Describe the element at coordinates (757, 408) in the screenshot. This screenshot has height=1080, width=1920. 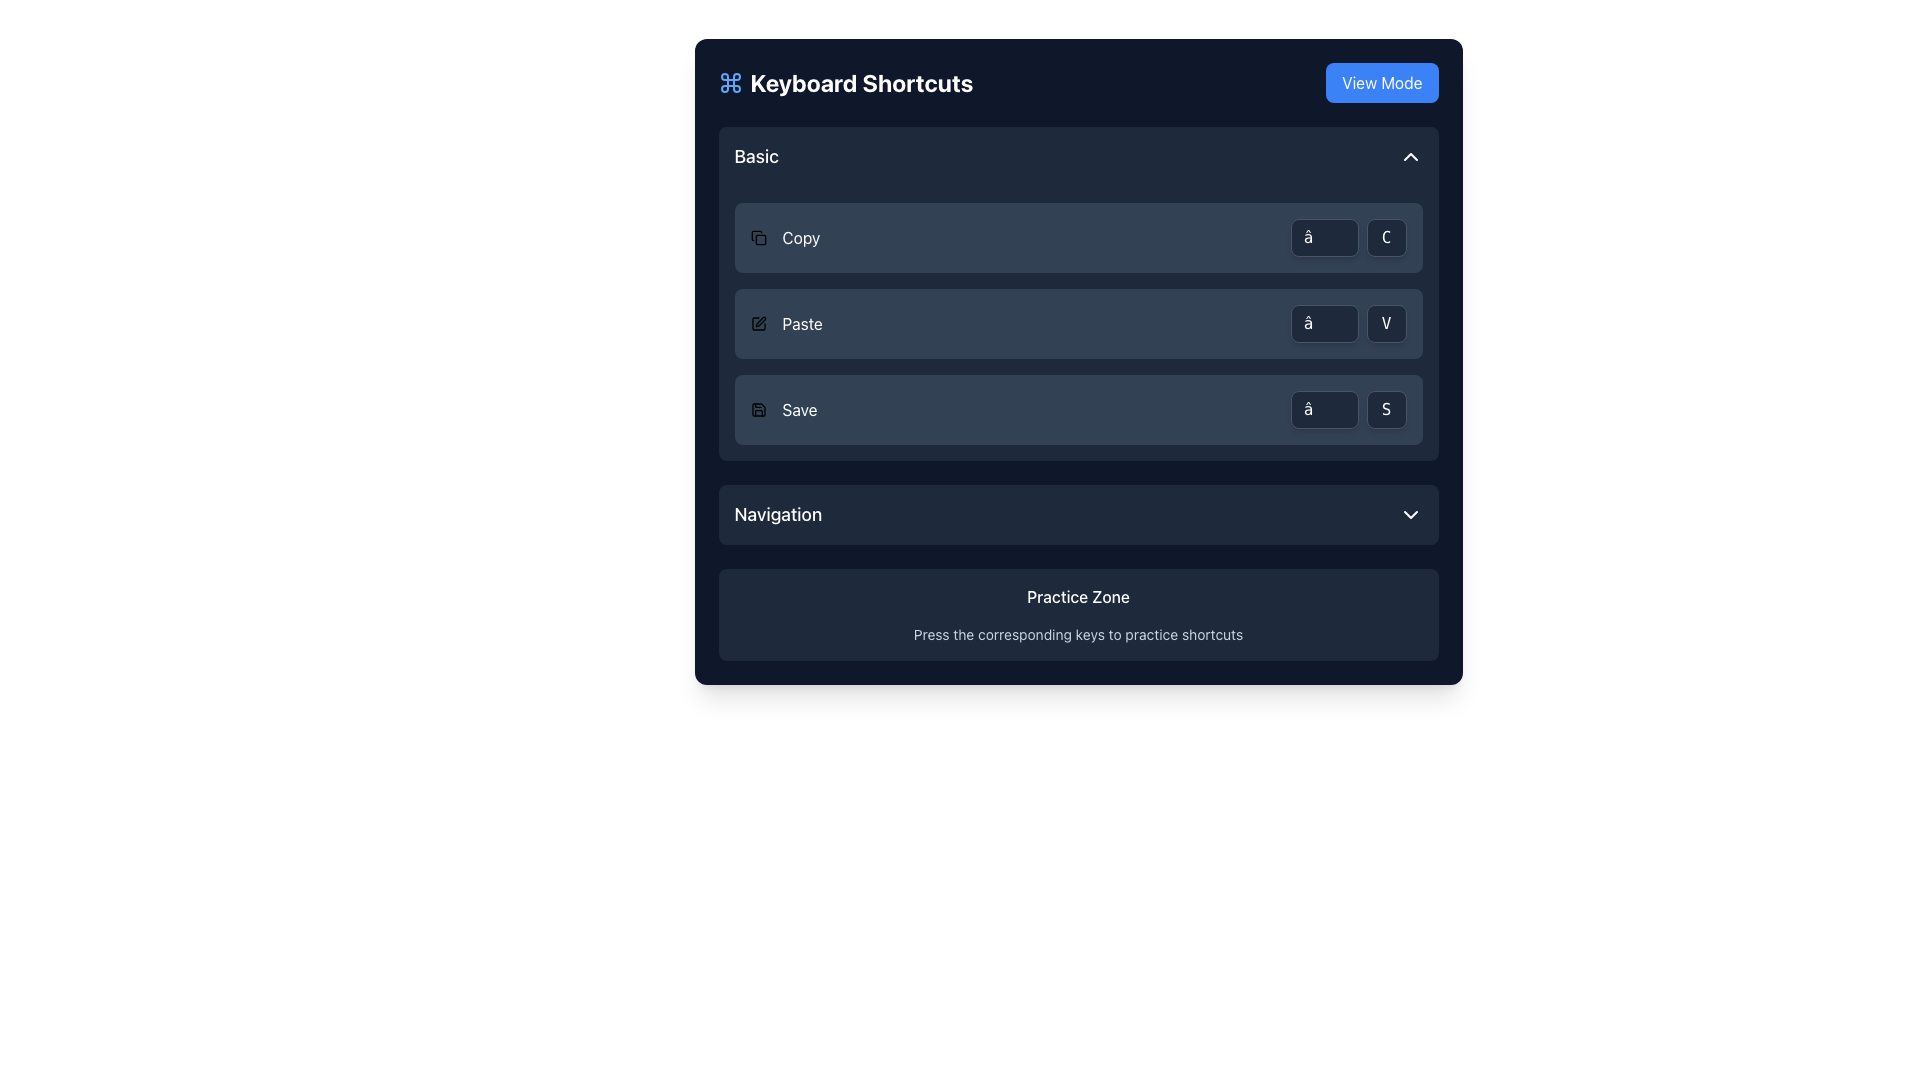
I see `the save action icon, which is a small vector graphic resembling a floppy disk, located at the leftmost position in the 'Basic' section of the 'Keyboard Shortcuts' interface` at that location.